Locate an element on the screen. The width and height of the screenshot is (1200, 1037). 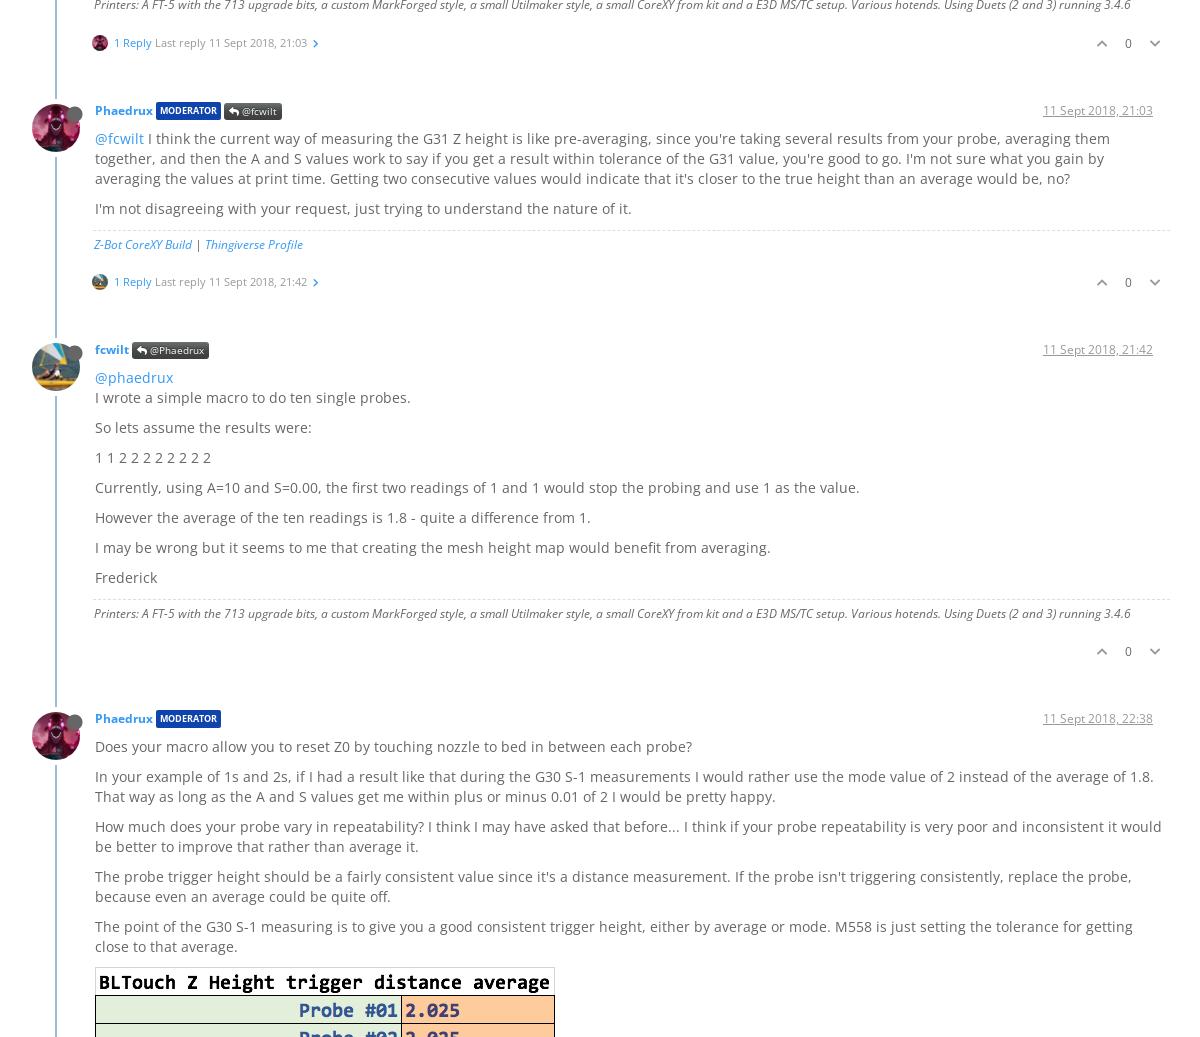
'Frederick' is located at coordinates (126, 576).